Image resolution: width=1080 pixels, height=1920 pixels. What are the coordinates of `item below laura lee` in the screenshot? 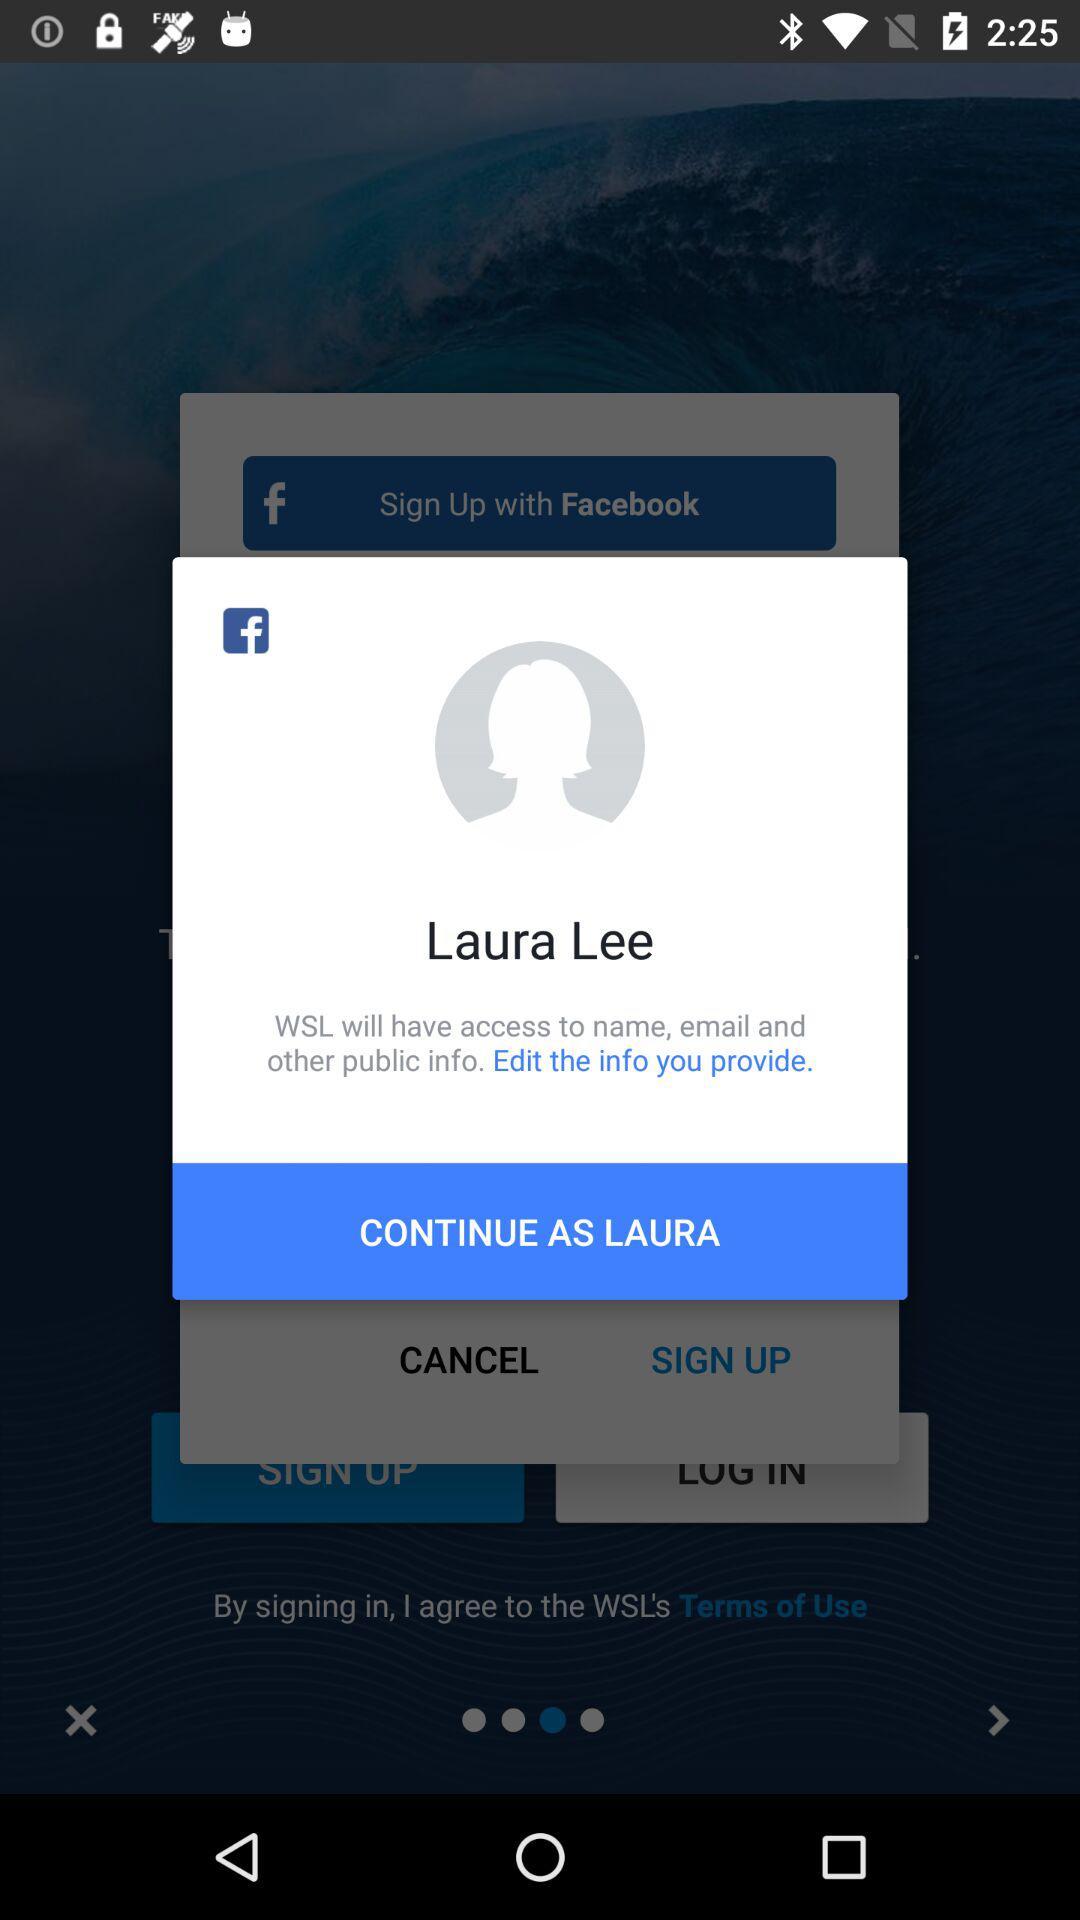 It's located at (540, 1041).